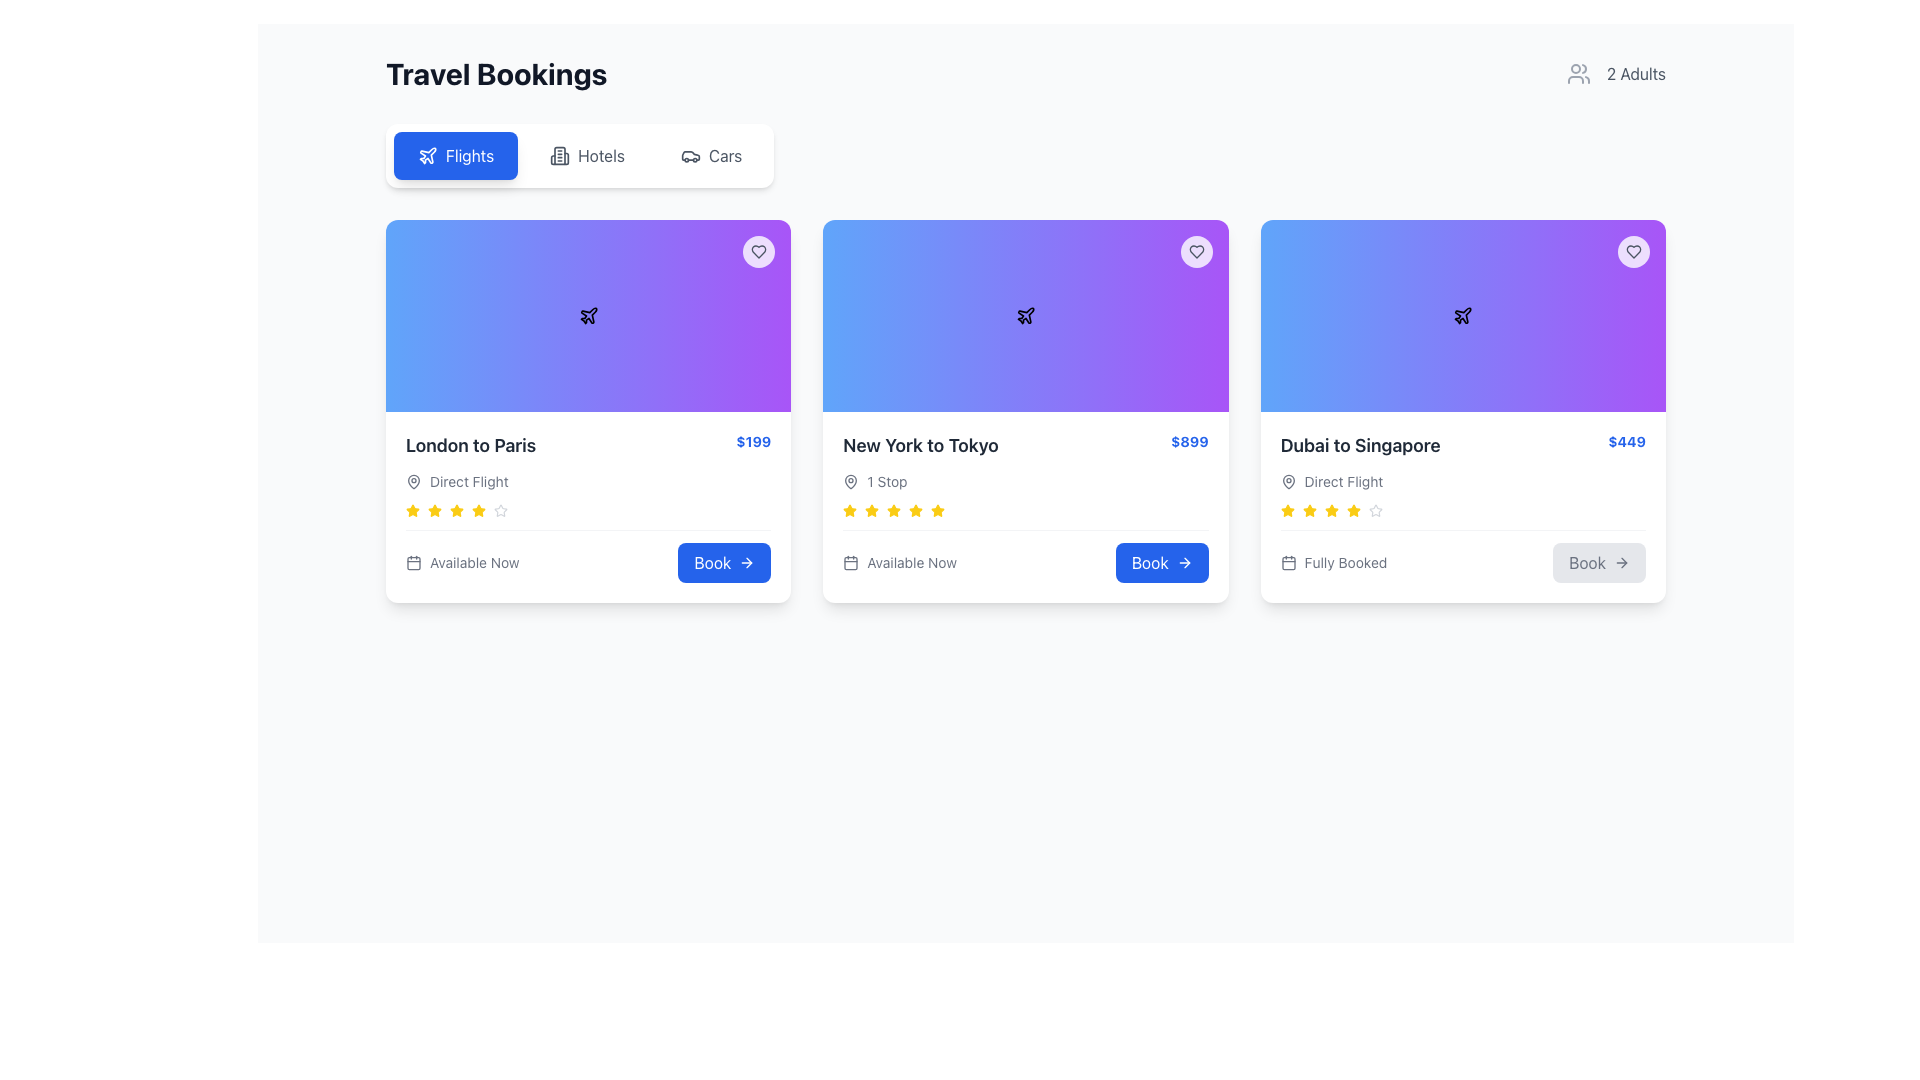 This screenshot has height=1080, width=1920. Describe the element at coordinates (1353, 509) in the screenshot. I see `the fifth star icon in the rating component located below the title 'Dubai to Singapore' in the third card of the list` at that location.